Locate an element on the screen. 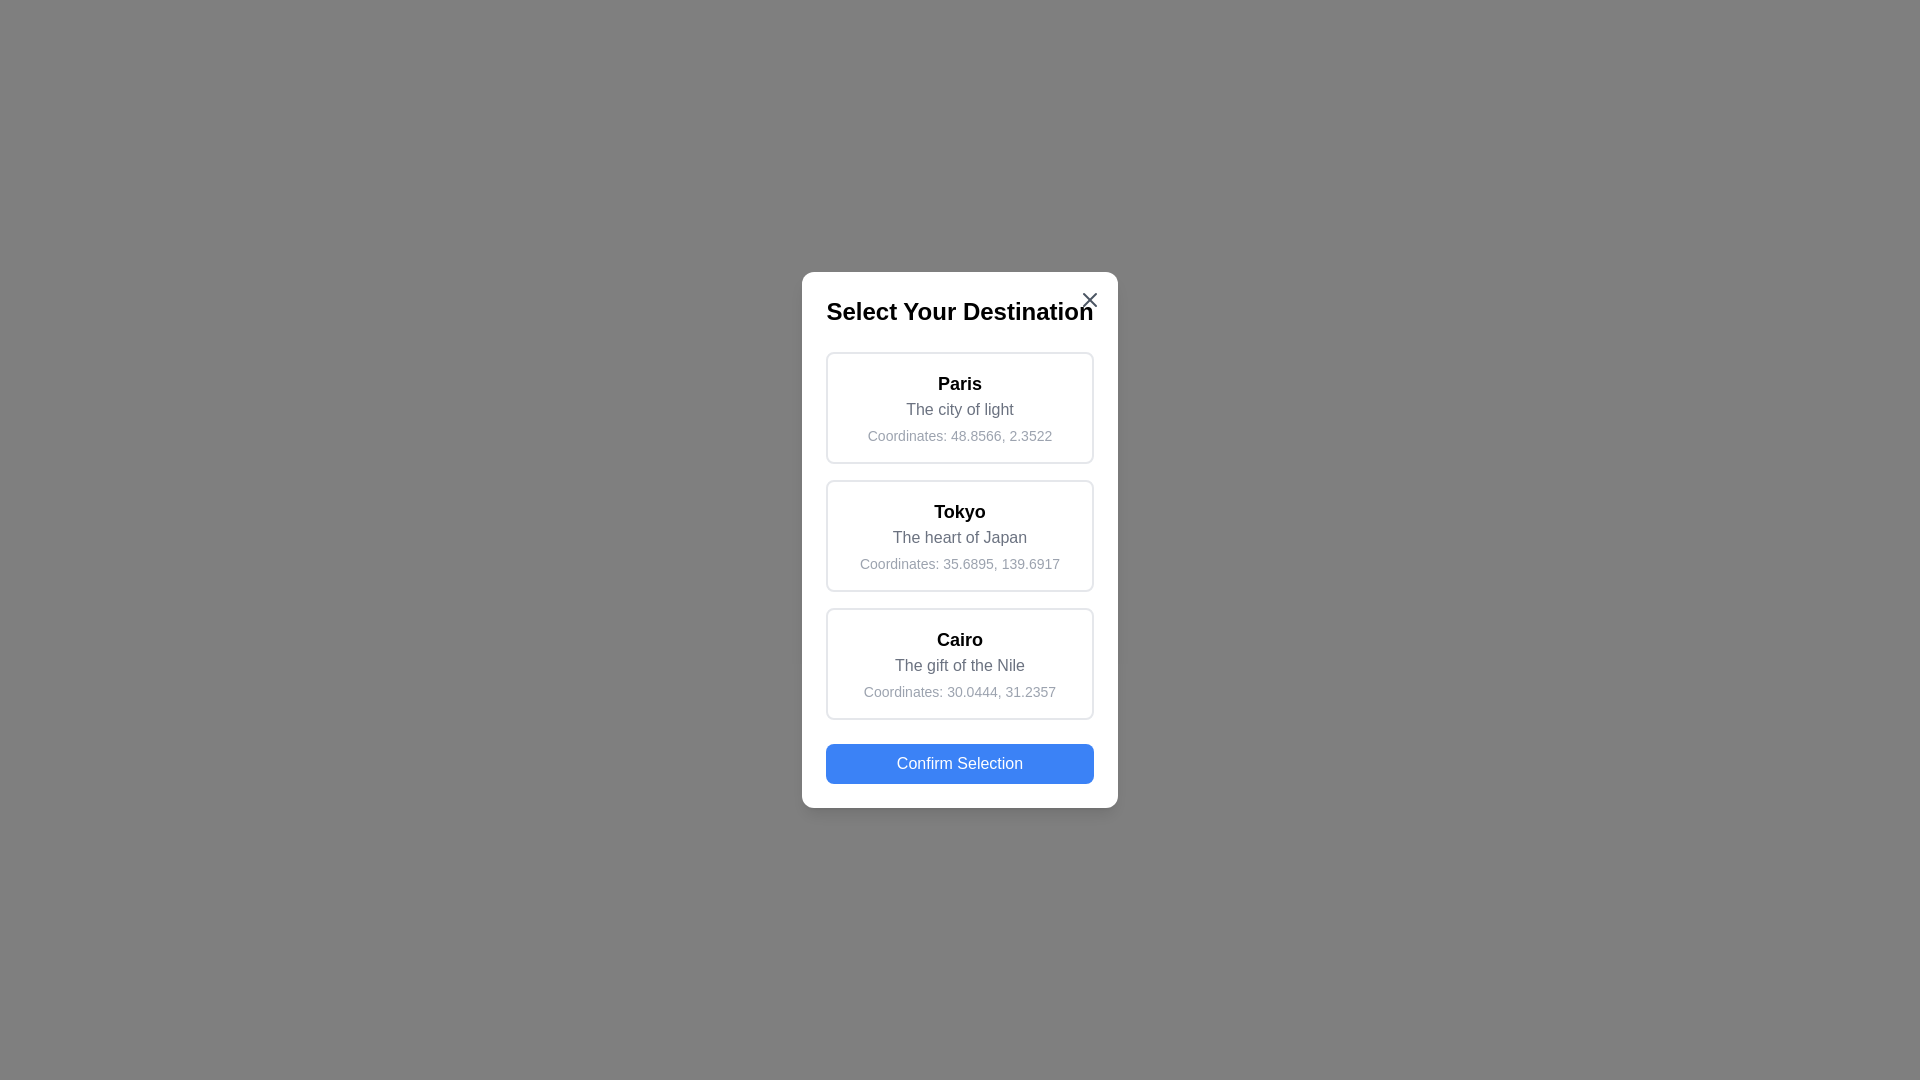  the 'Confirm Selection' button to confirm the selected destination is located at coordinates (960, 763).